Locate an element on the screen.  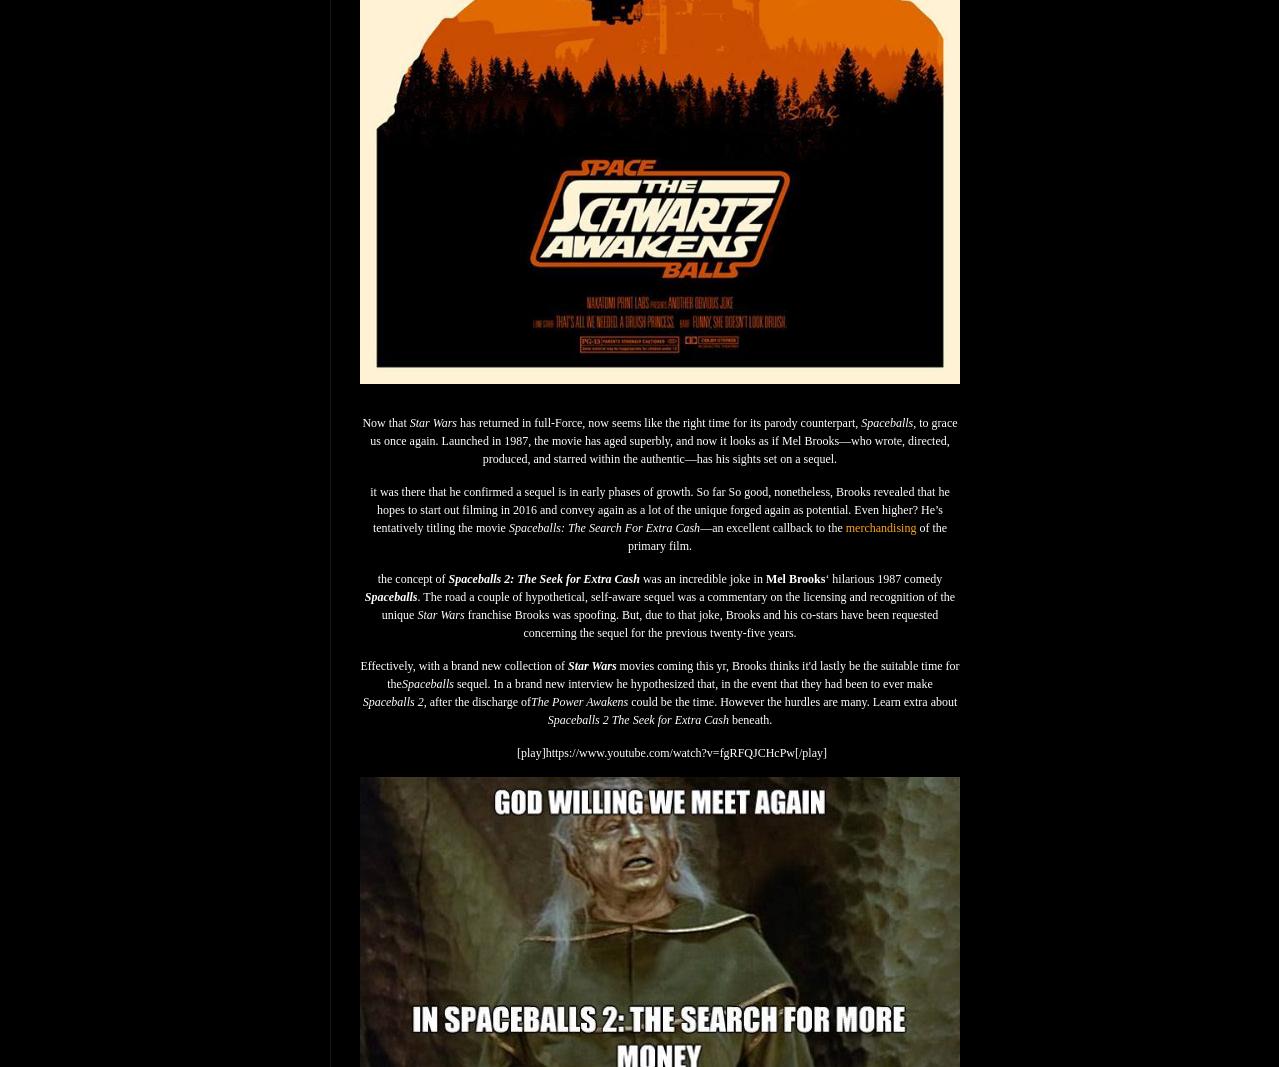
'beneath.' is located at coordinates (750, 719).